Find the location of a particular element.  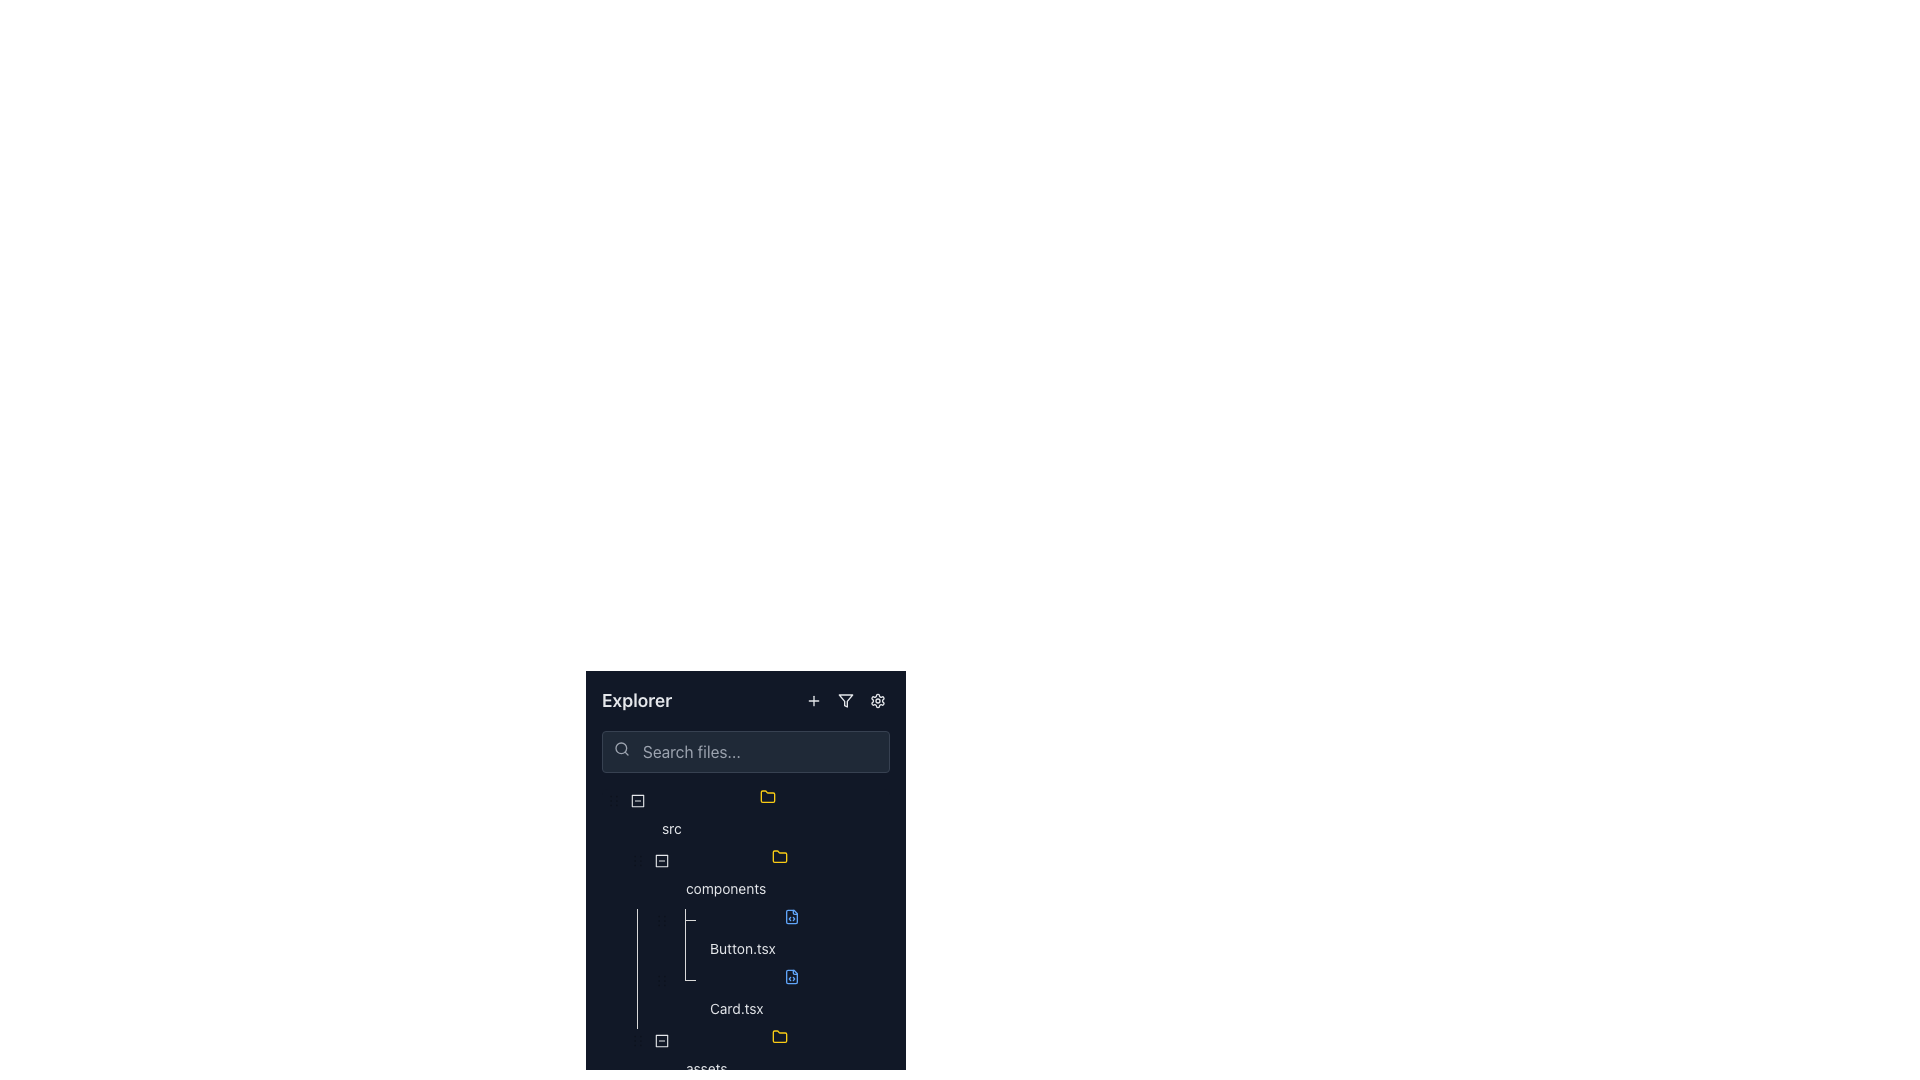

the folder icon in the tree view, which is represented by a yellow outline of a folder next to the label 'src', to possibly display additional information is located at coordinates (771, 800).